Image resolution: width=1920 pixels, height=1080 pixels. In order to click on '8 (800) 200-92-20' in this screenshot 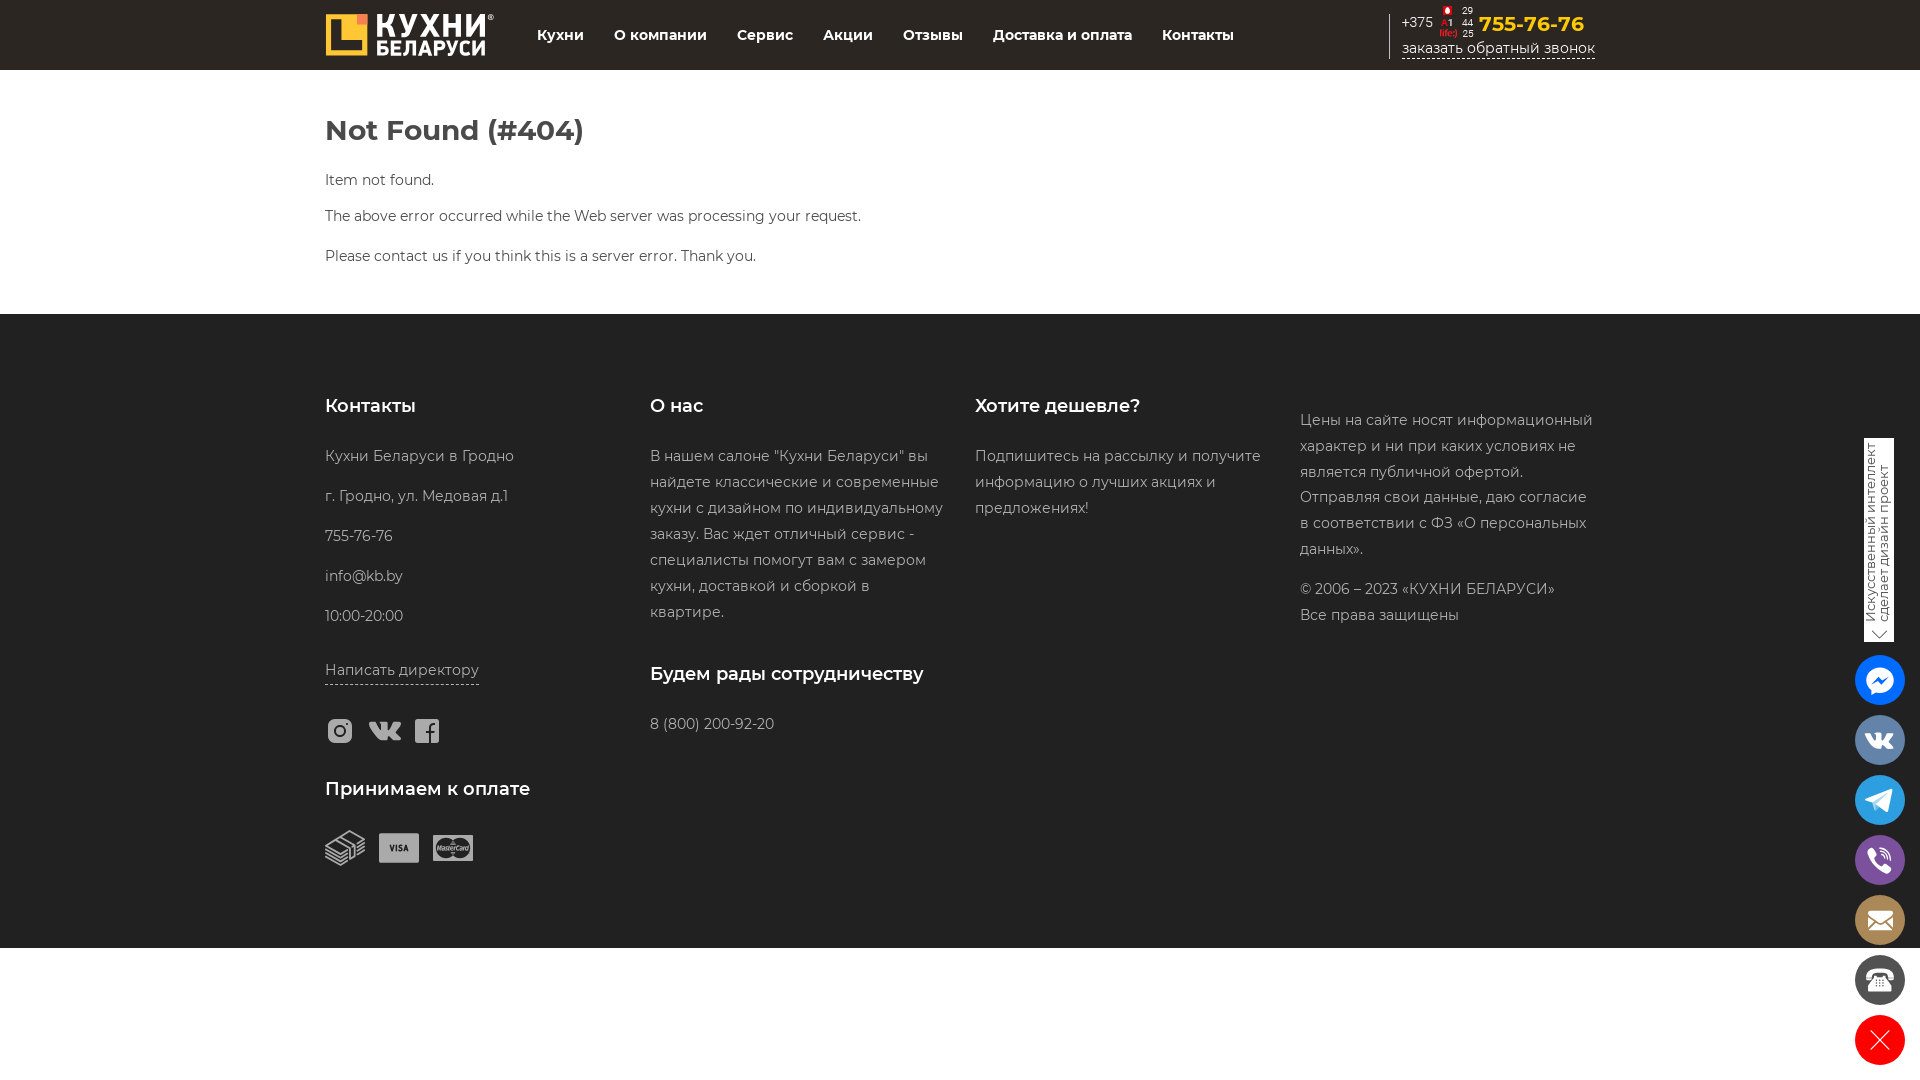, I will do `click(711, 724)`.